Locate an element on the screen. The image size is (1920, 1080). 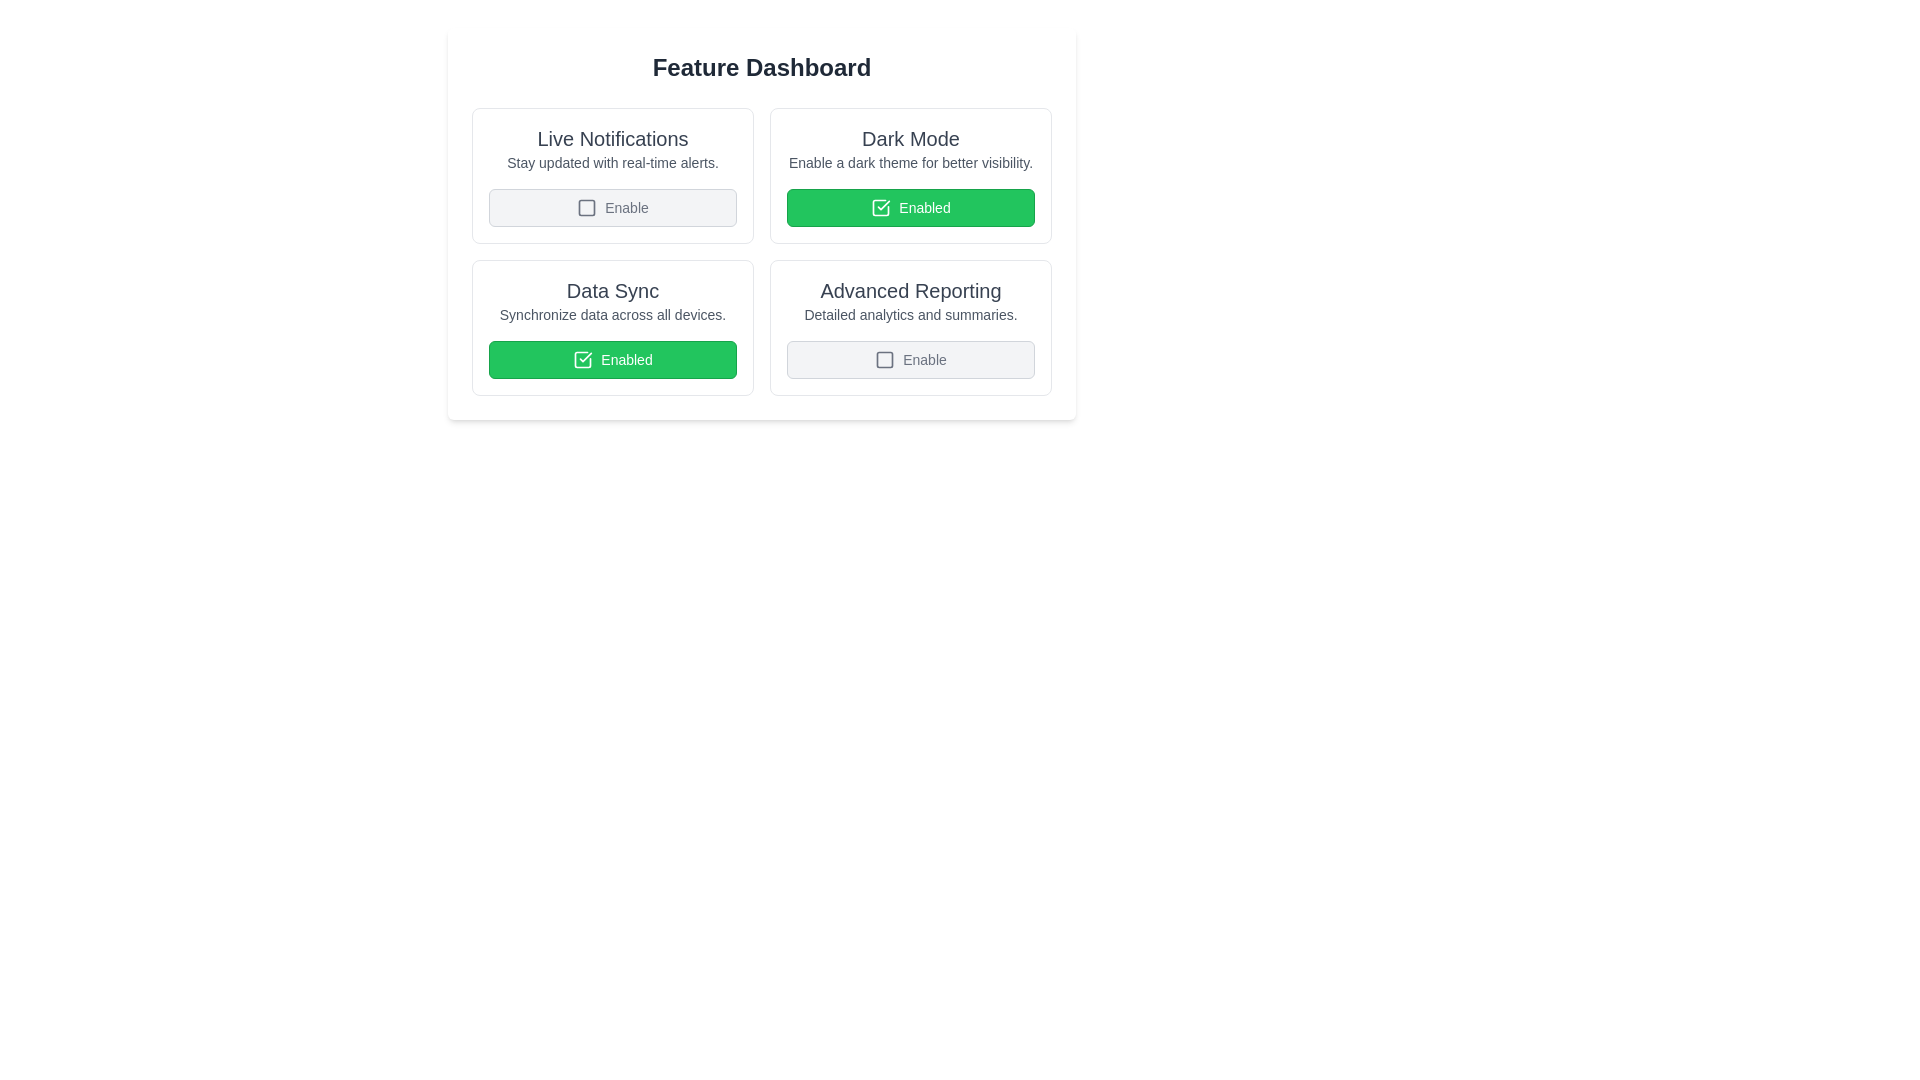
the check mark icon within the 'Data Sync' section, indicating an enabled state, which is positioned to the left of the text label 'Enabled' is located at coordinates (582, 358).